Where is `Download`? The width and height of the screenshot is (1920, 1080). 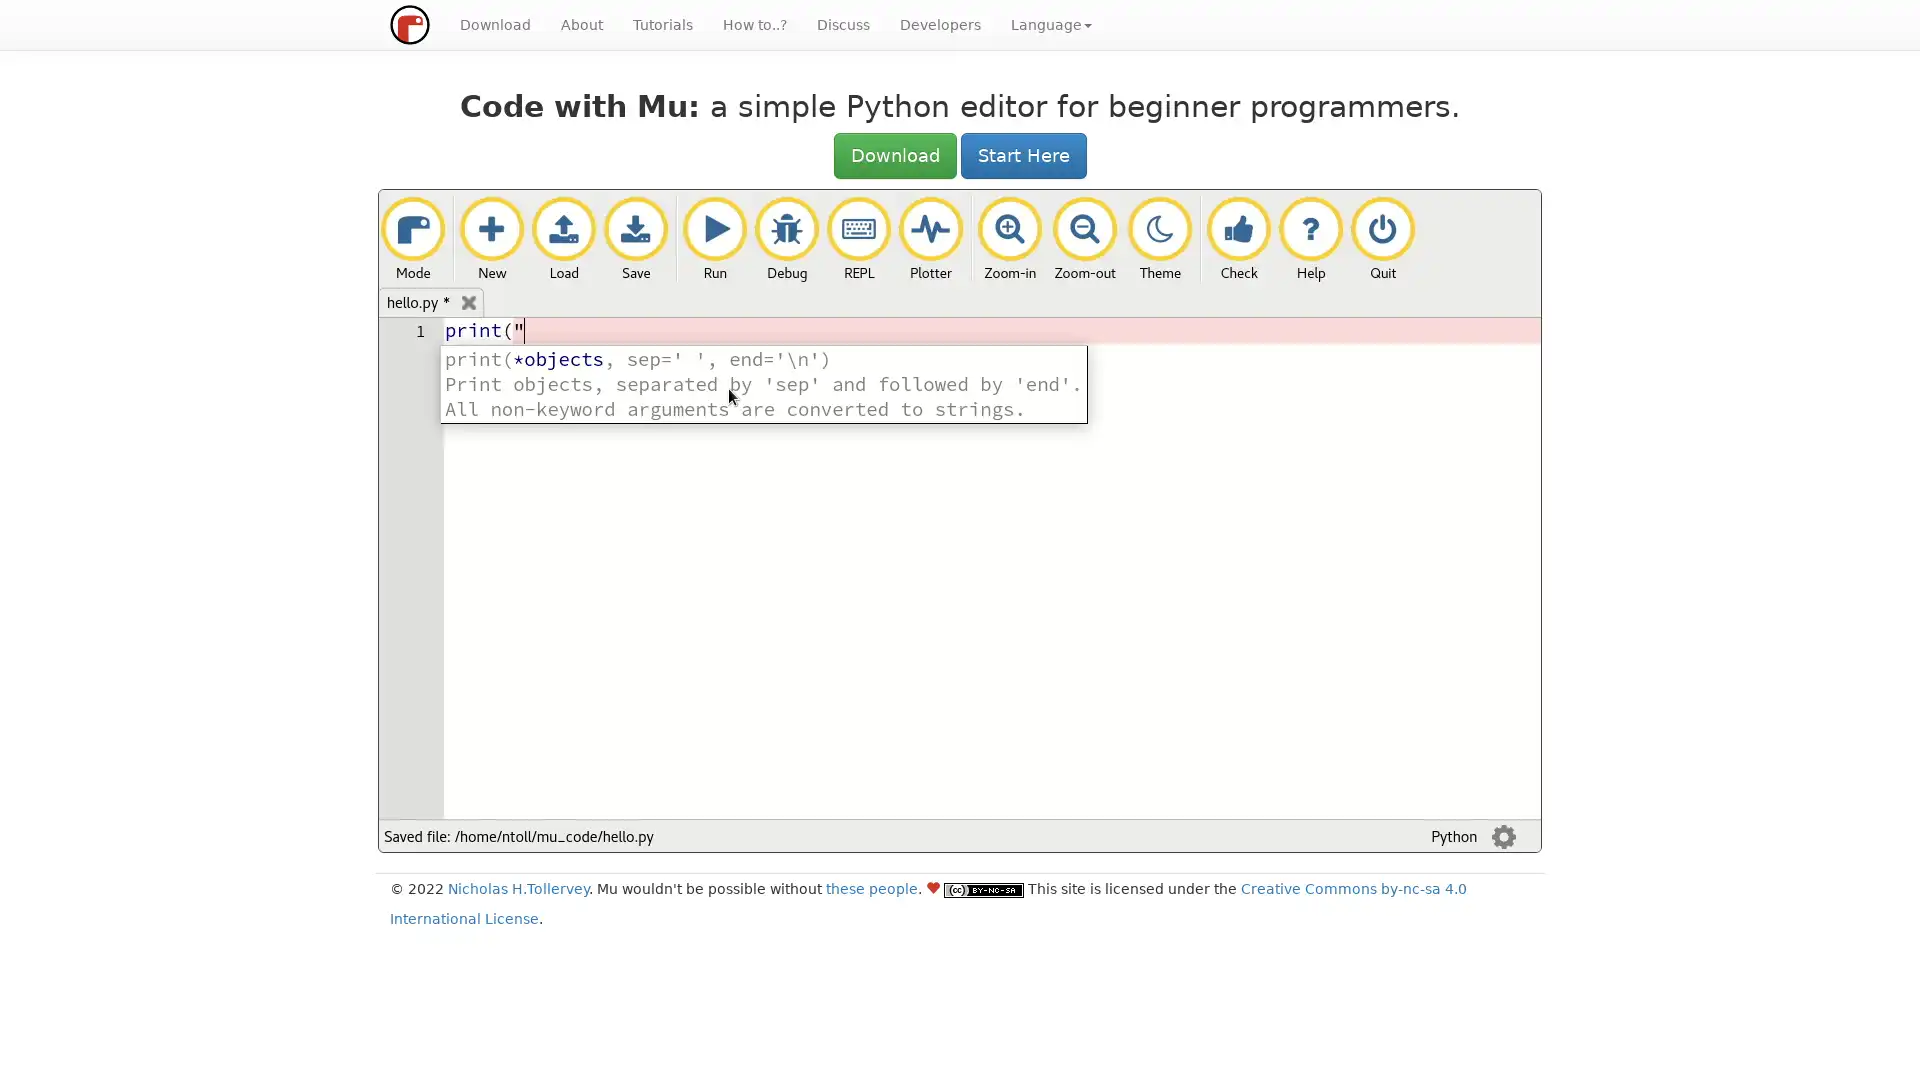
Download is located at coordinates (893, 154).